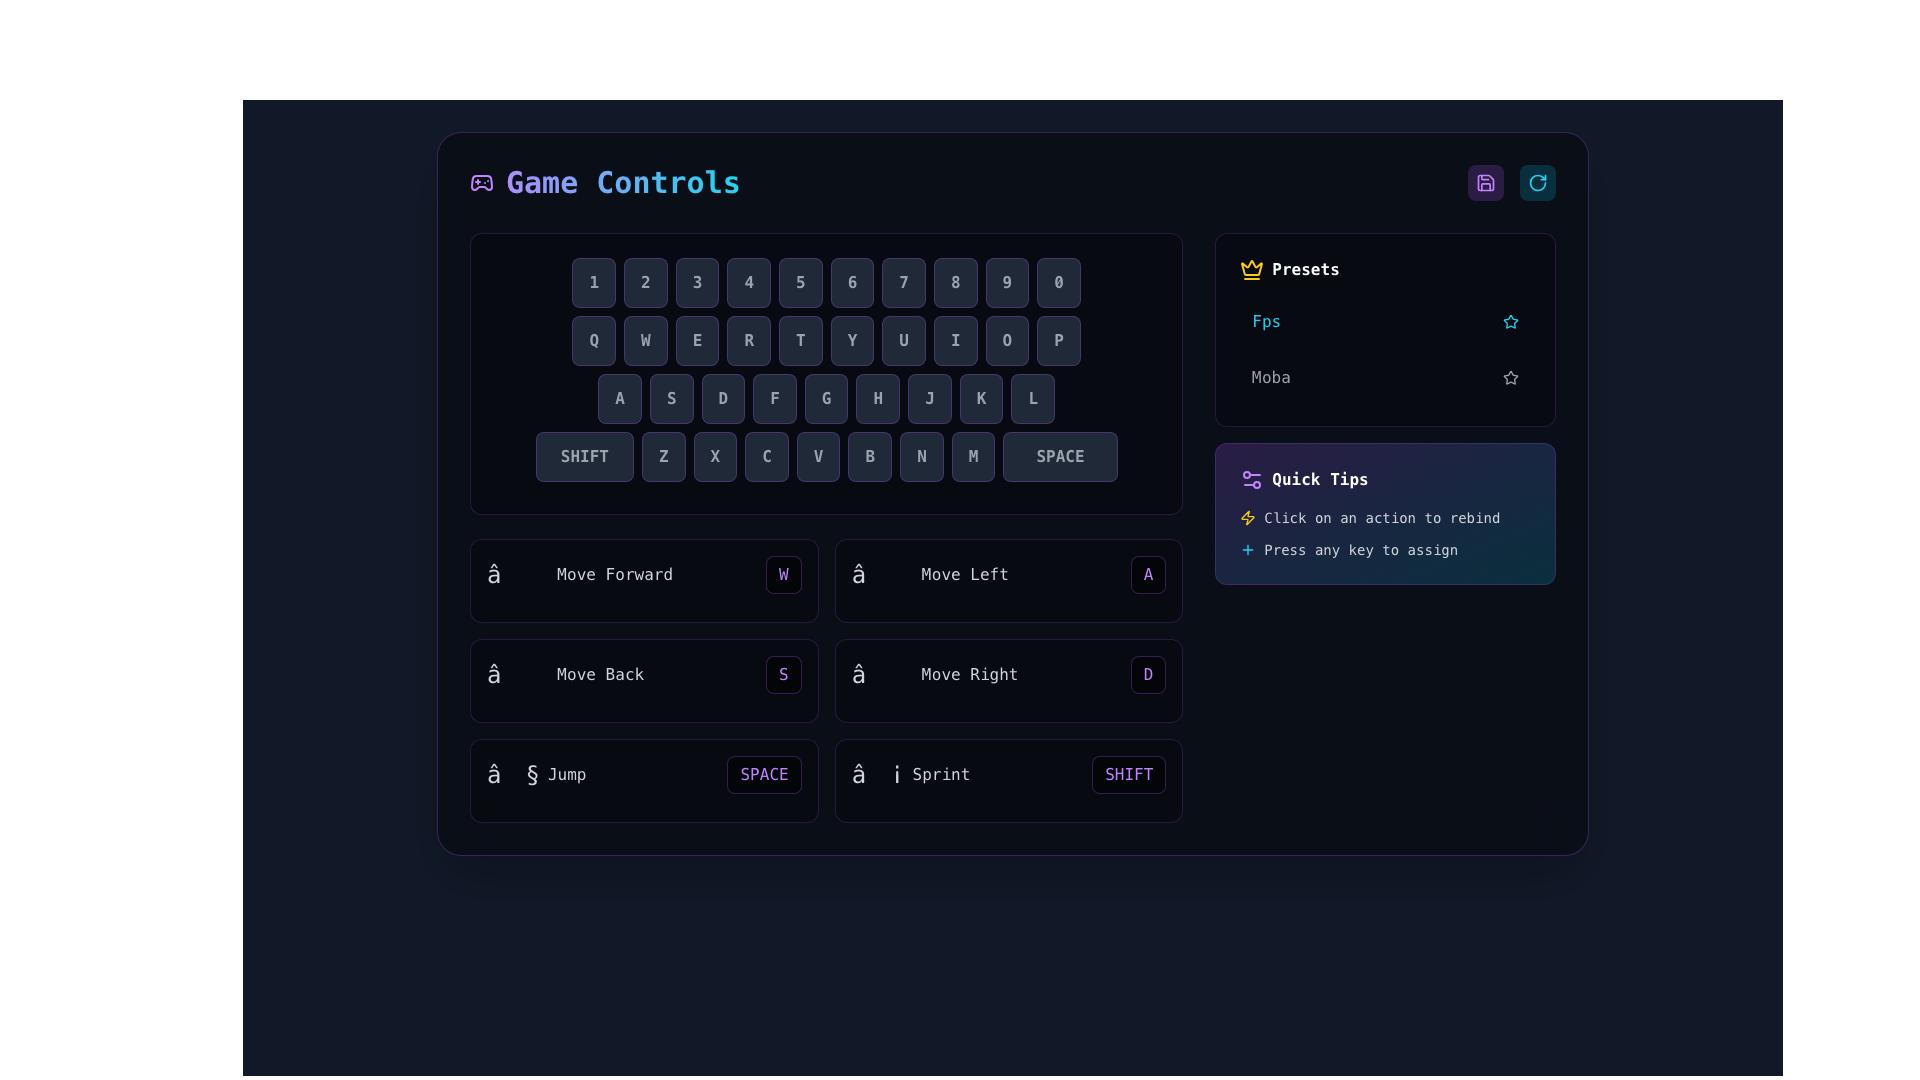 The image size is (1920, 1080). What do you see at coordinates (1511, 320) in the screenshot?
I see `the interaction state of the cyan-colored outlined star icon that is part of the 'fps' option in the UI, located next to the text label` at bounding box center [1511, 320].